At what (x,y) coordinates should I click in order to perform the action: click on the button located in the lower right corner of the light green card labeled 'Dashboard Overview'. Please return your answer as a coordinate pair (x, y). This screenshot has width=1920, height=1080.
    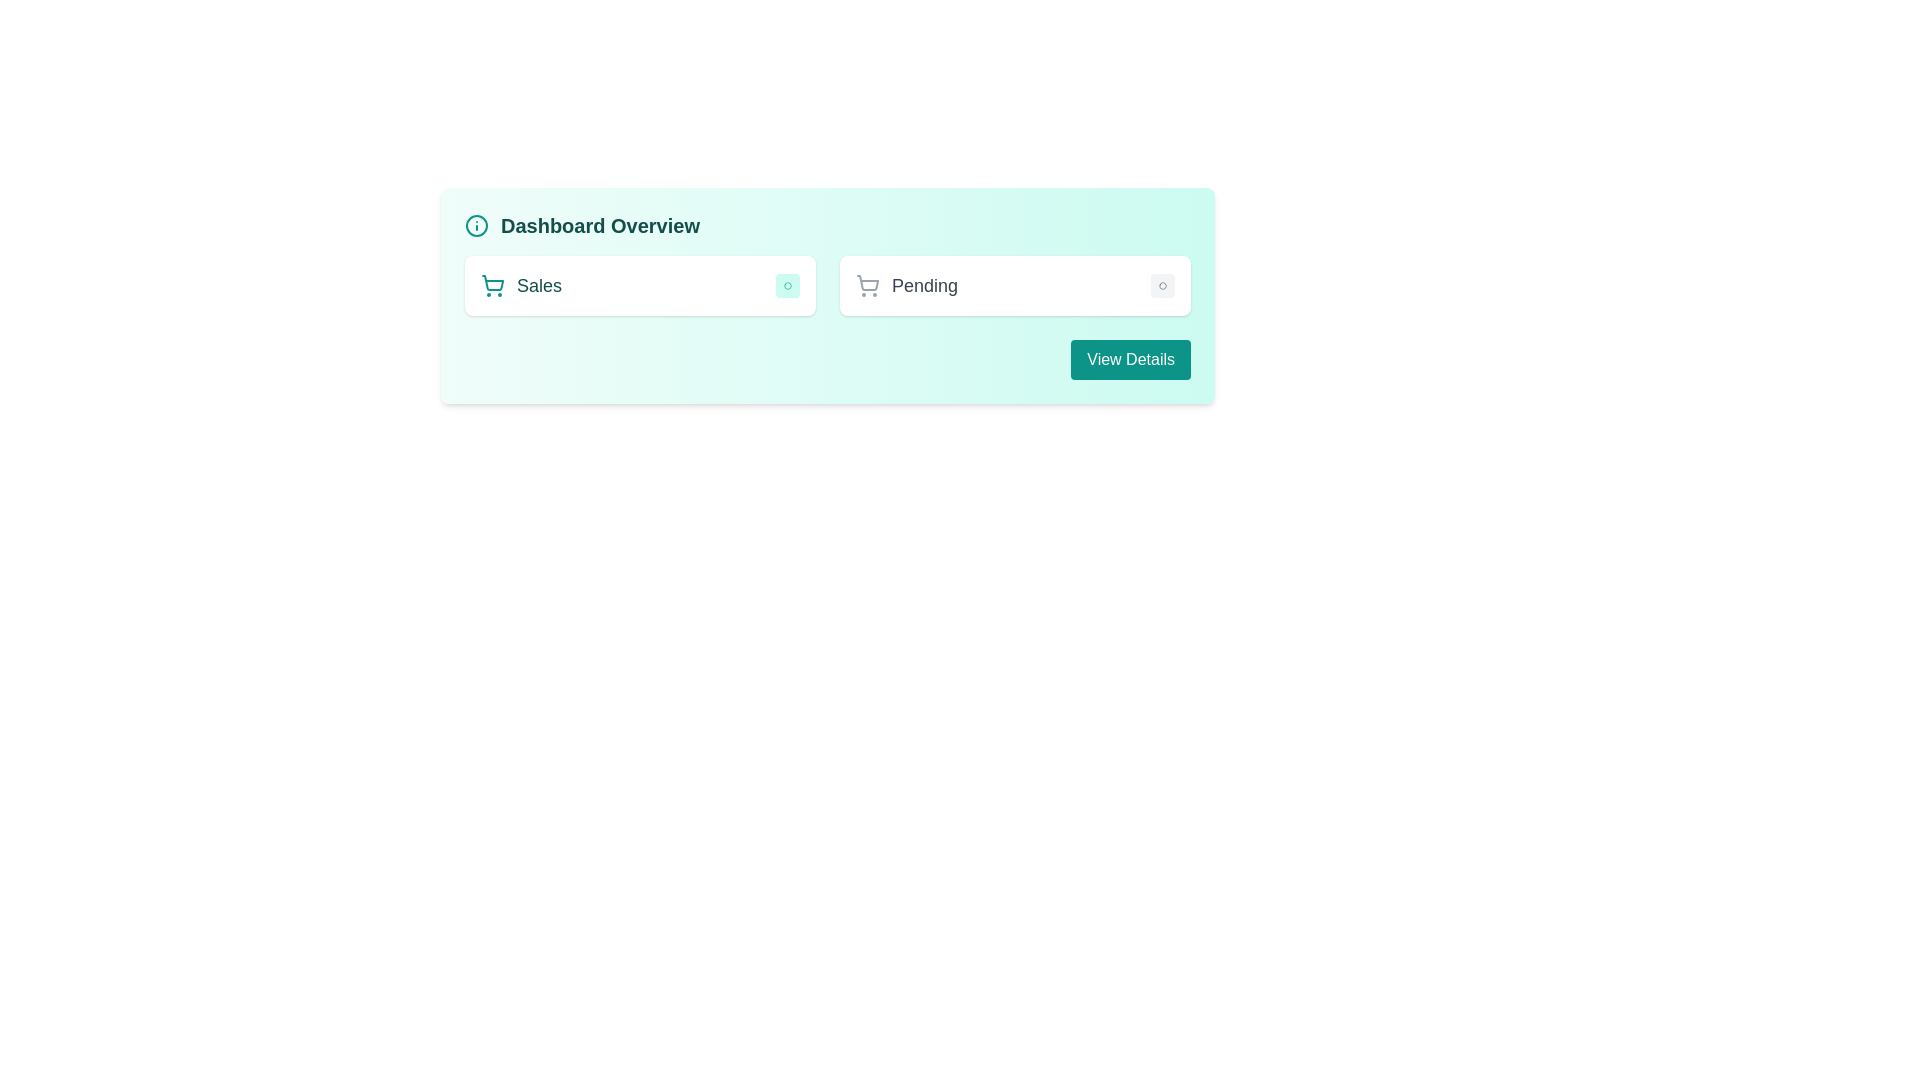
    Looking at the image, I should click on (1131, 358).